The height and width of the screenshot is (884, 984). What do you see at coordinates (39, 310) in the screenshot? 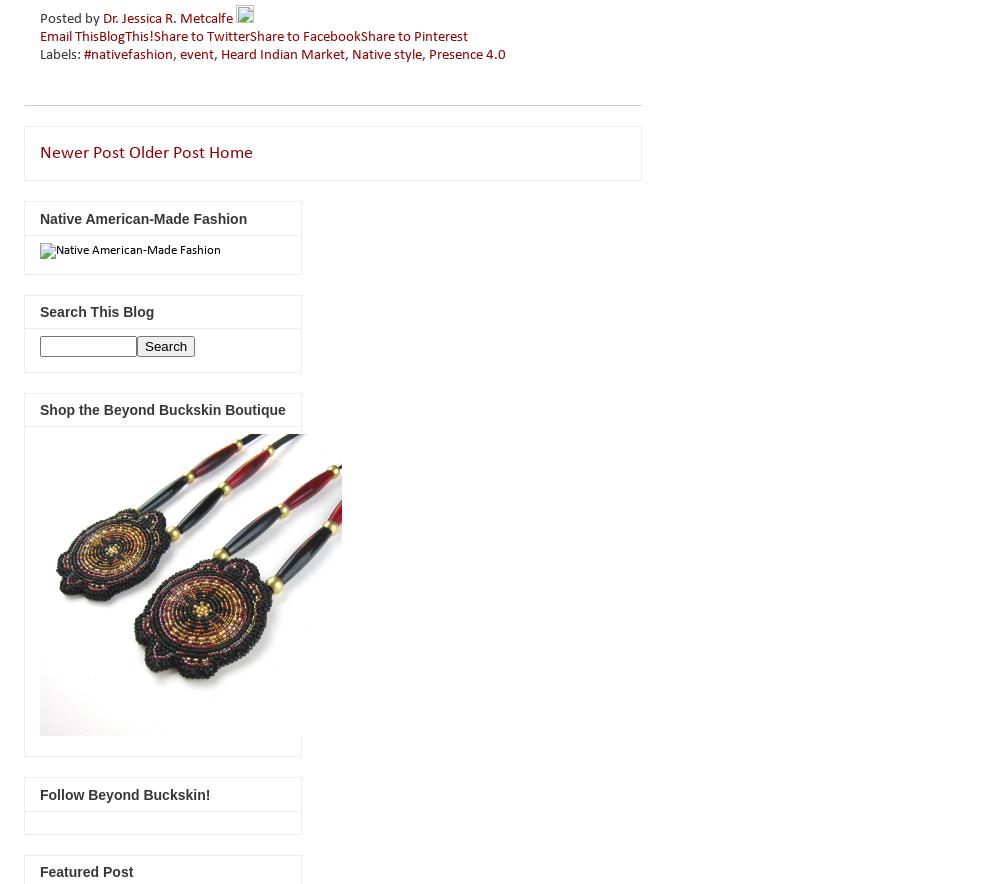
I see `'Search This Blog'` at bounding box center [39, 310].